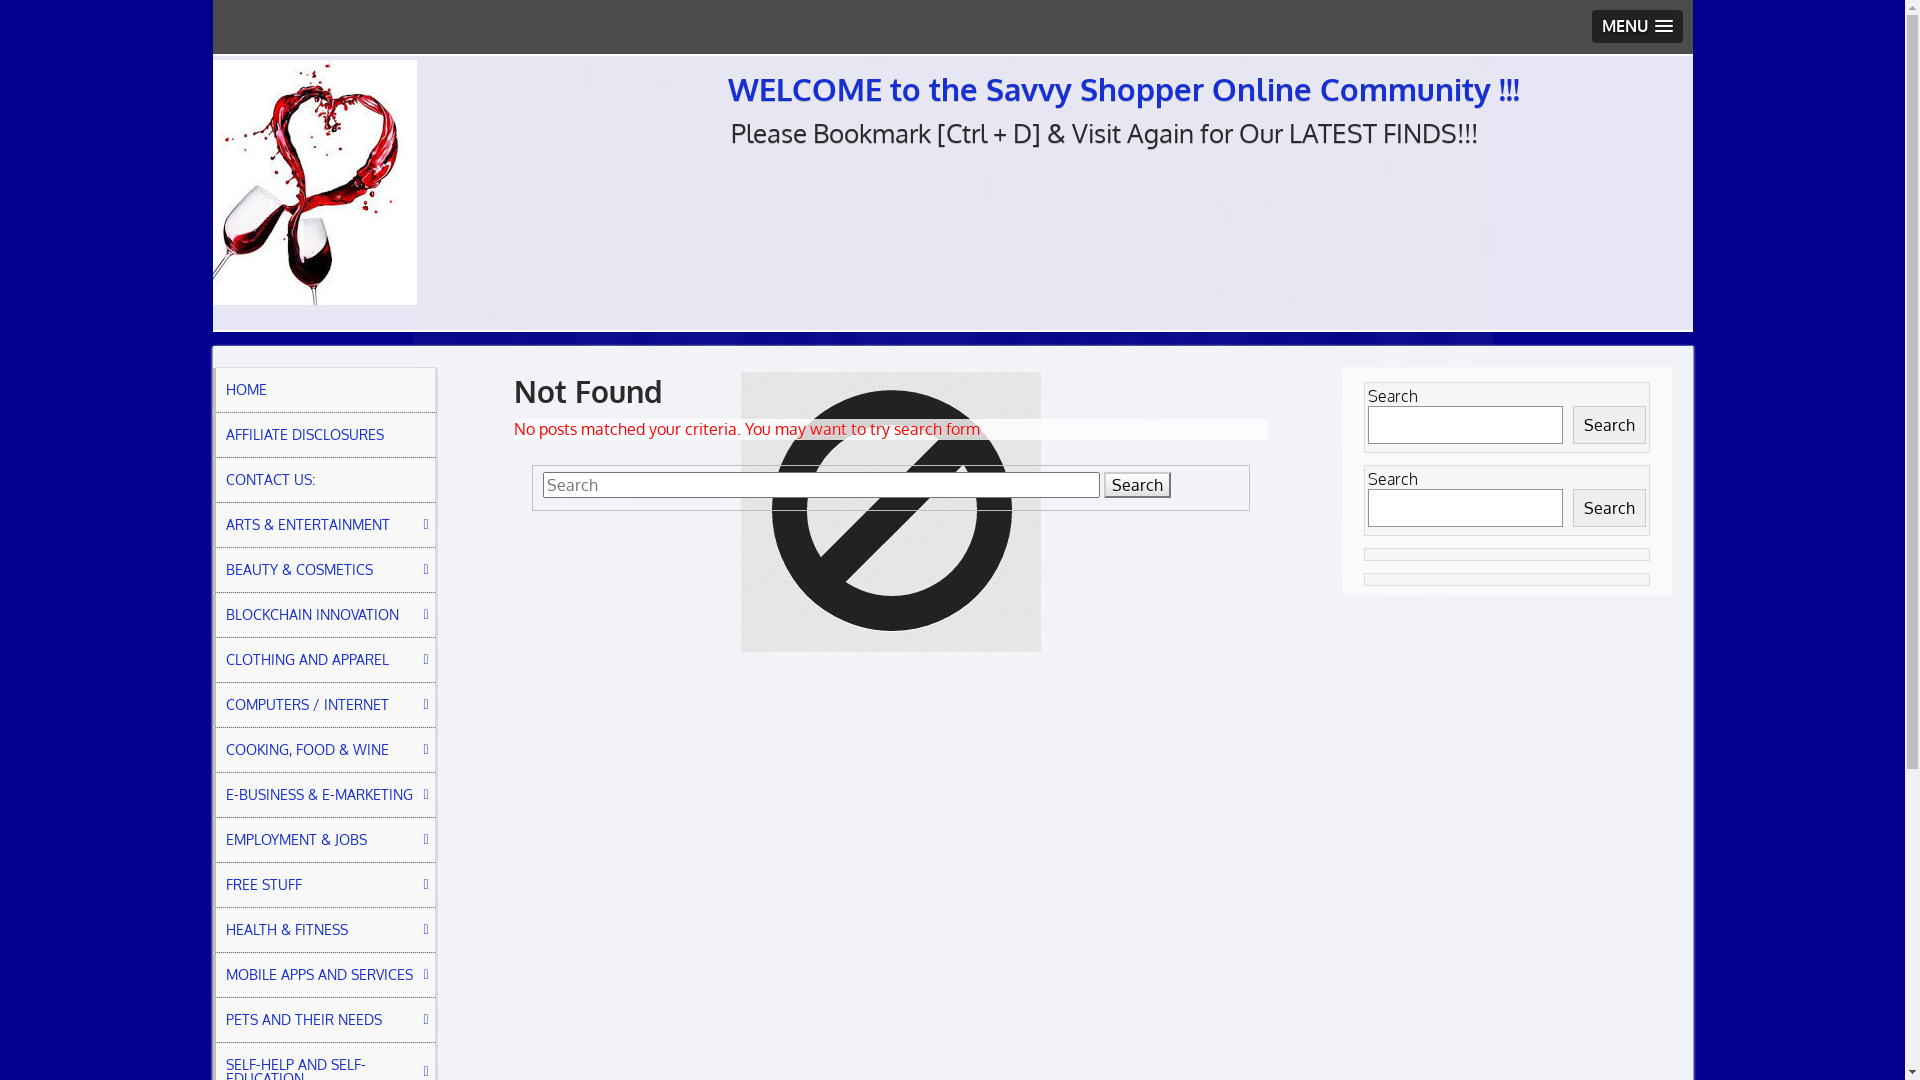  What do you see at coordinates (324, 749) in the screenshot?
I see `'COOKING, FOOD & WINE'` at bounding box center [324, 749].